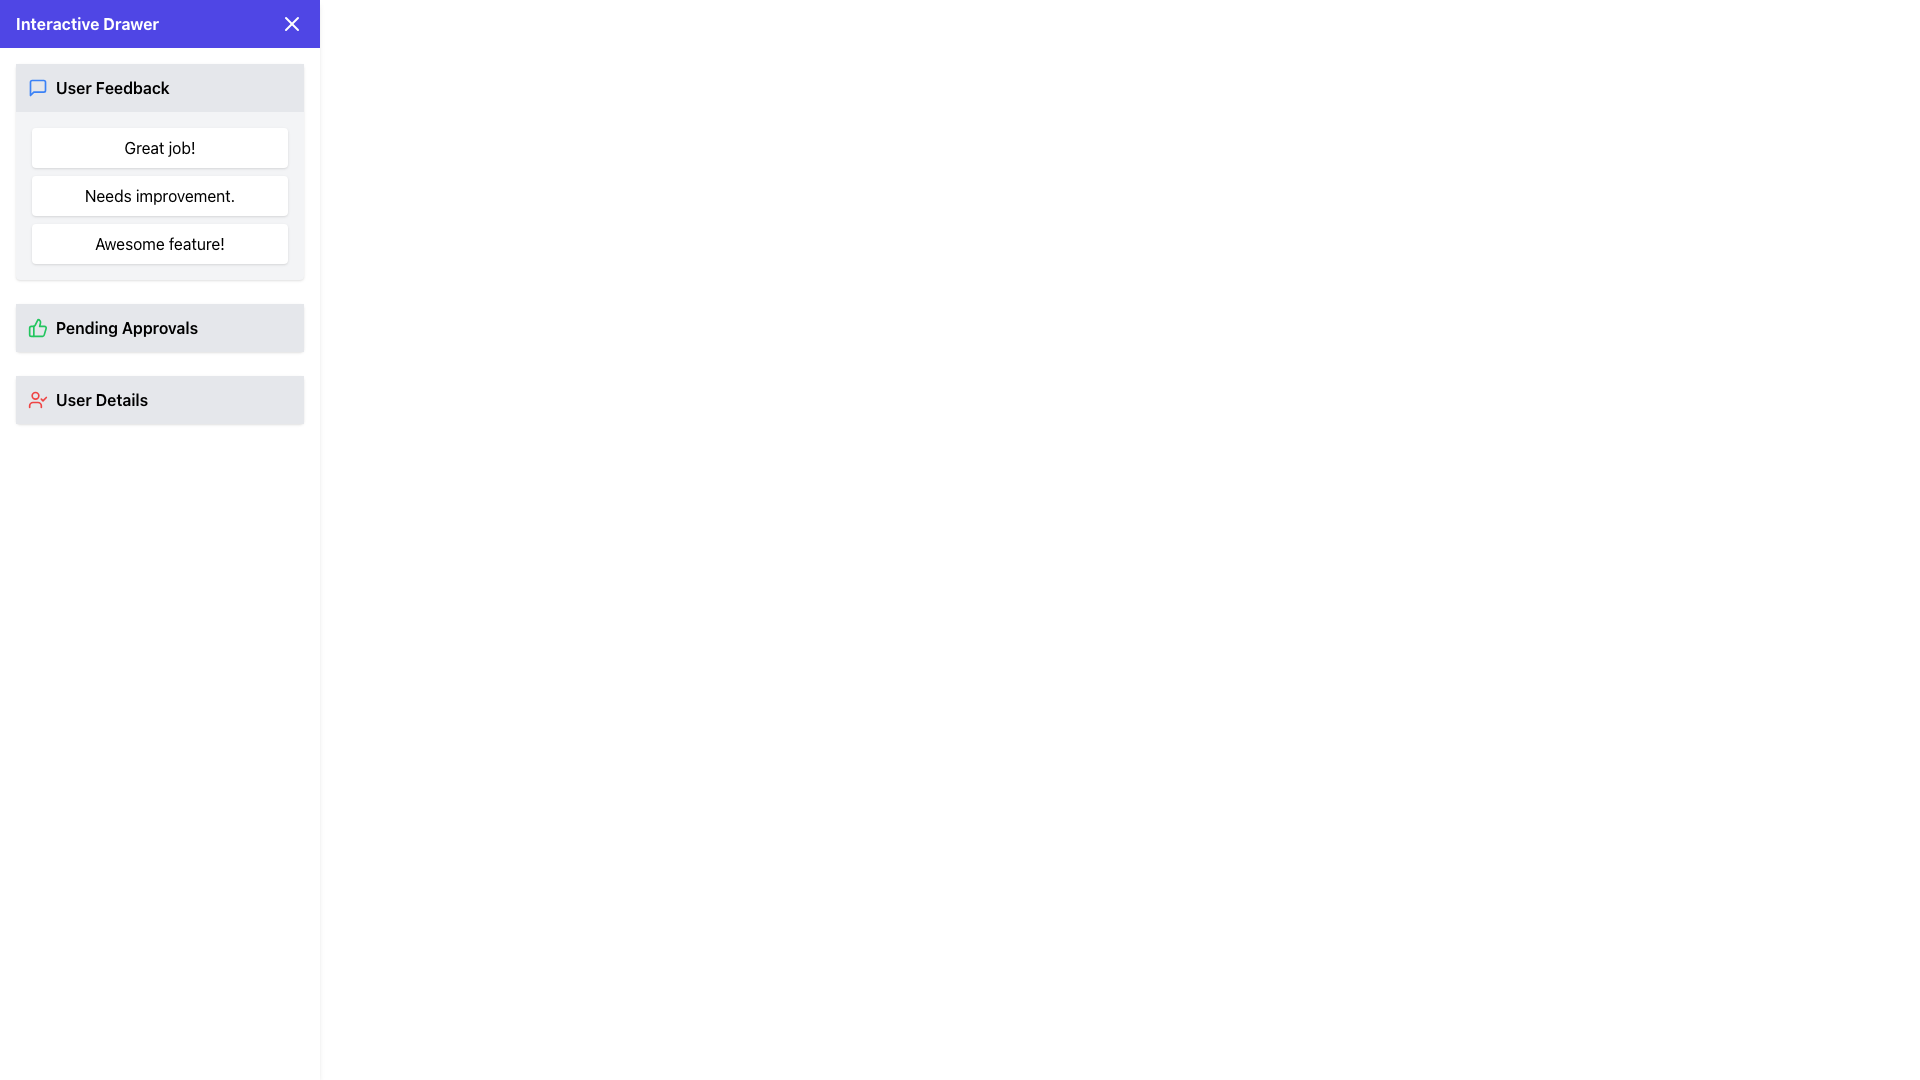 This screenshot has height=1080, width=1920. Describe the element at coordinates (158, 326) in the screenshot. I see `the section header labeled 'Pending Approvals' which is located in the middle section of the vertical list within the 'Interactive Drawer' panel` at that location.